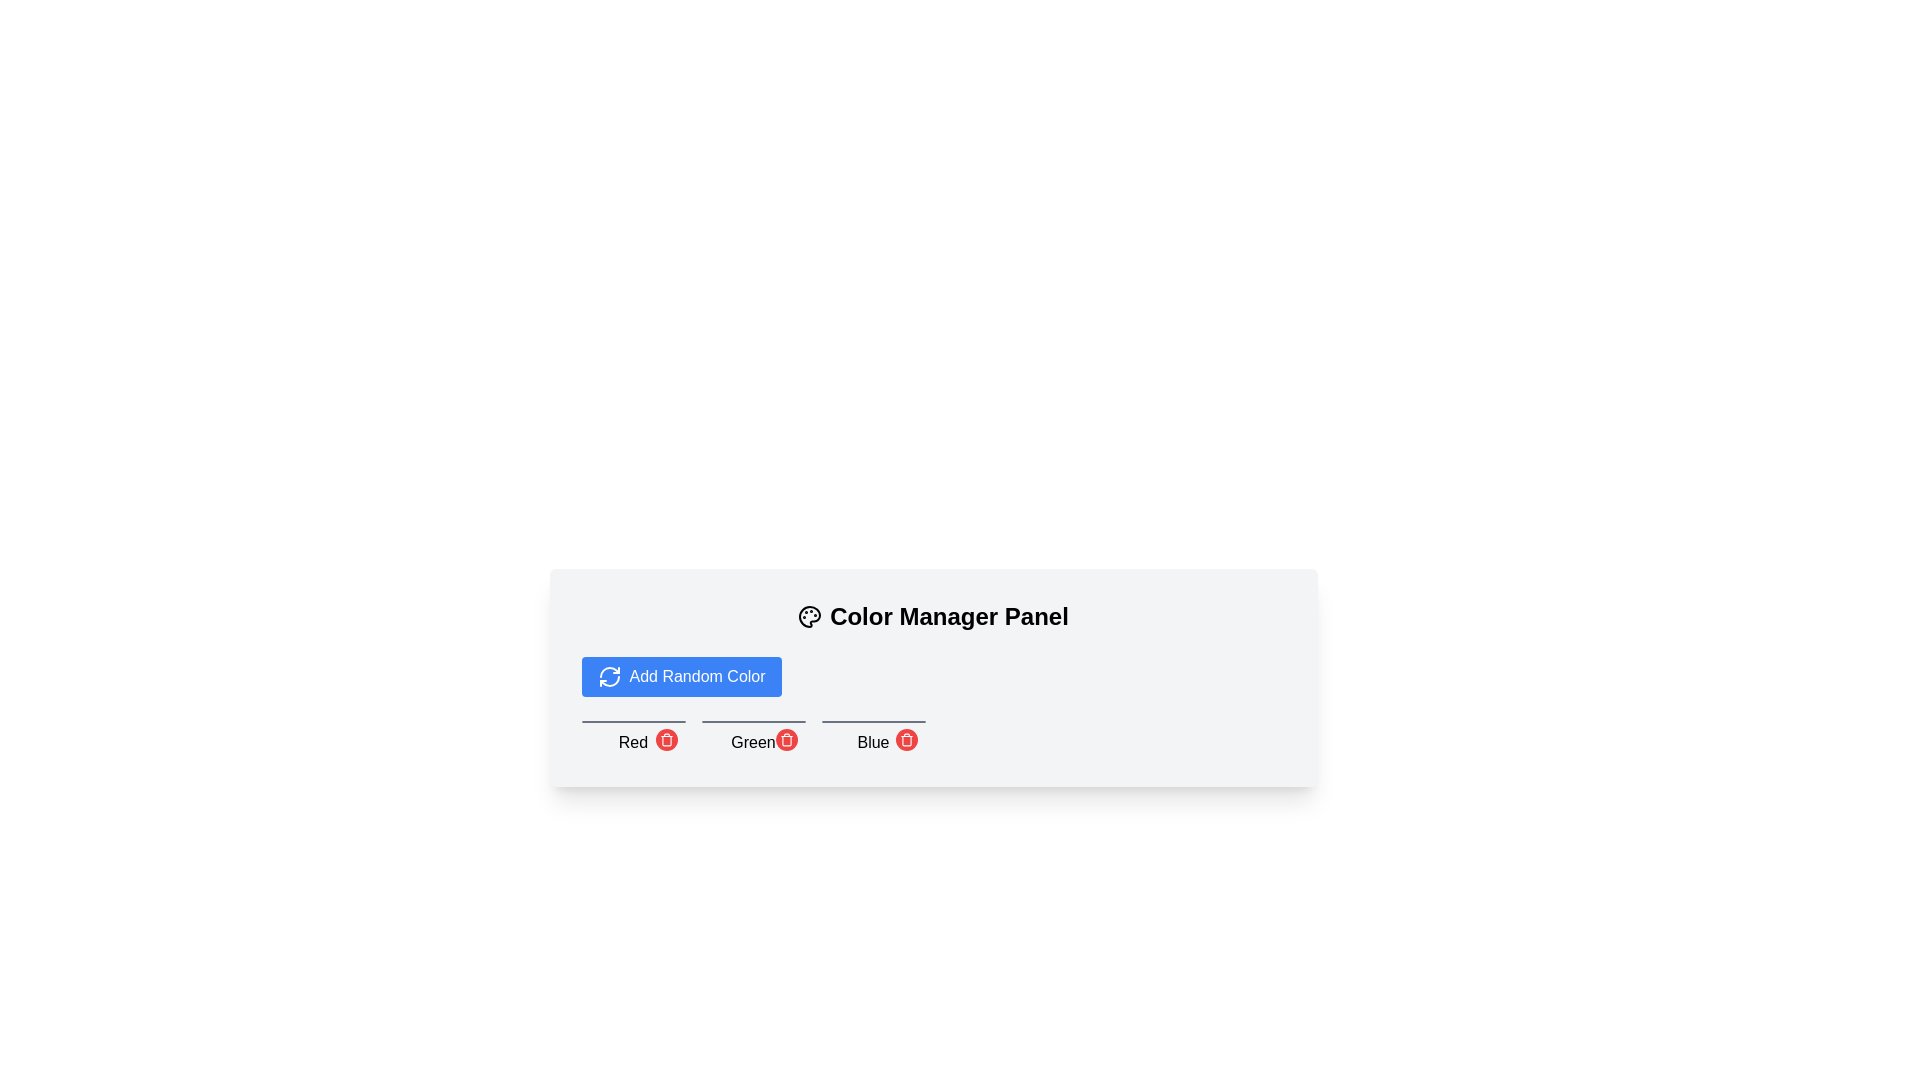 This screenshot has width=1920, height=1080. Describe the element at coordinates (932, 737) in the screenshot. I see `color labels for information in the Grid of selectable or modifiable color items located below the 'Add Random Color' button in the 'Color Manager Panel'` at that location.